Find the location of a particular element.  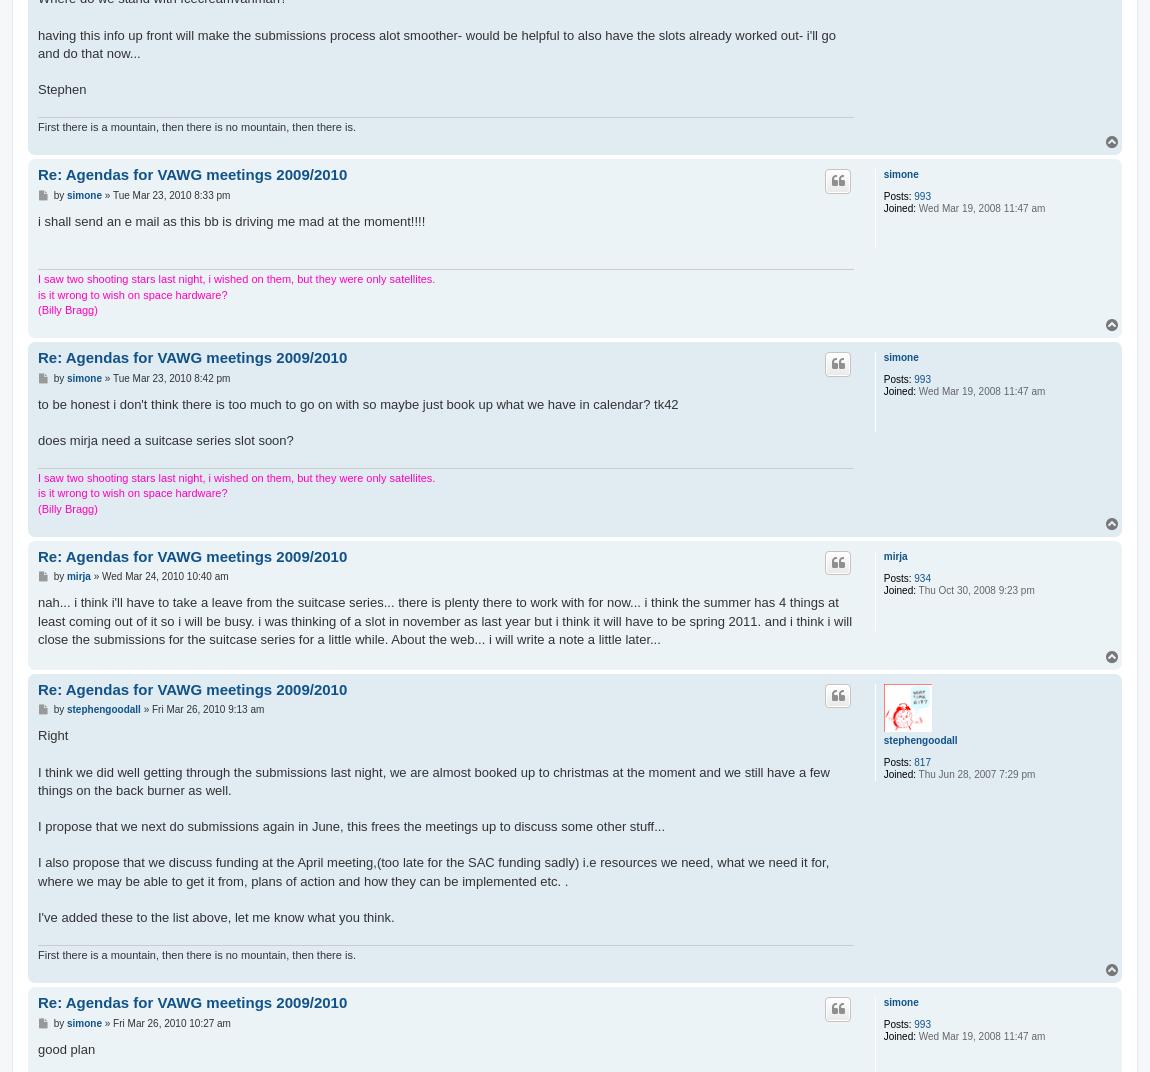

'Tue Mar 23, 2010 8:33 pm' is located at coordinates (170, 193).